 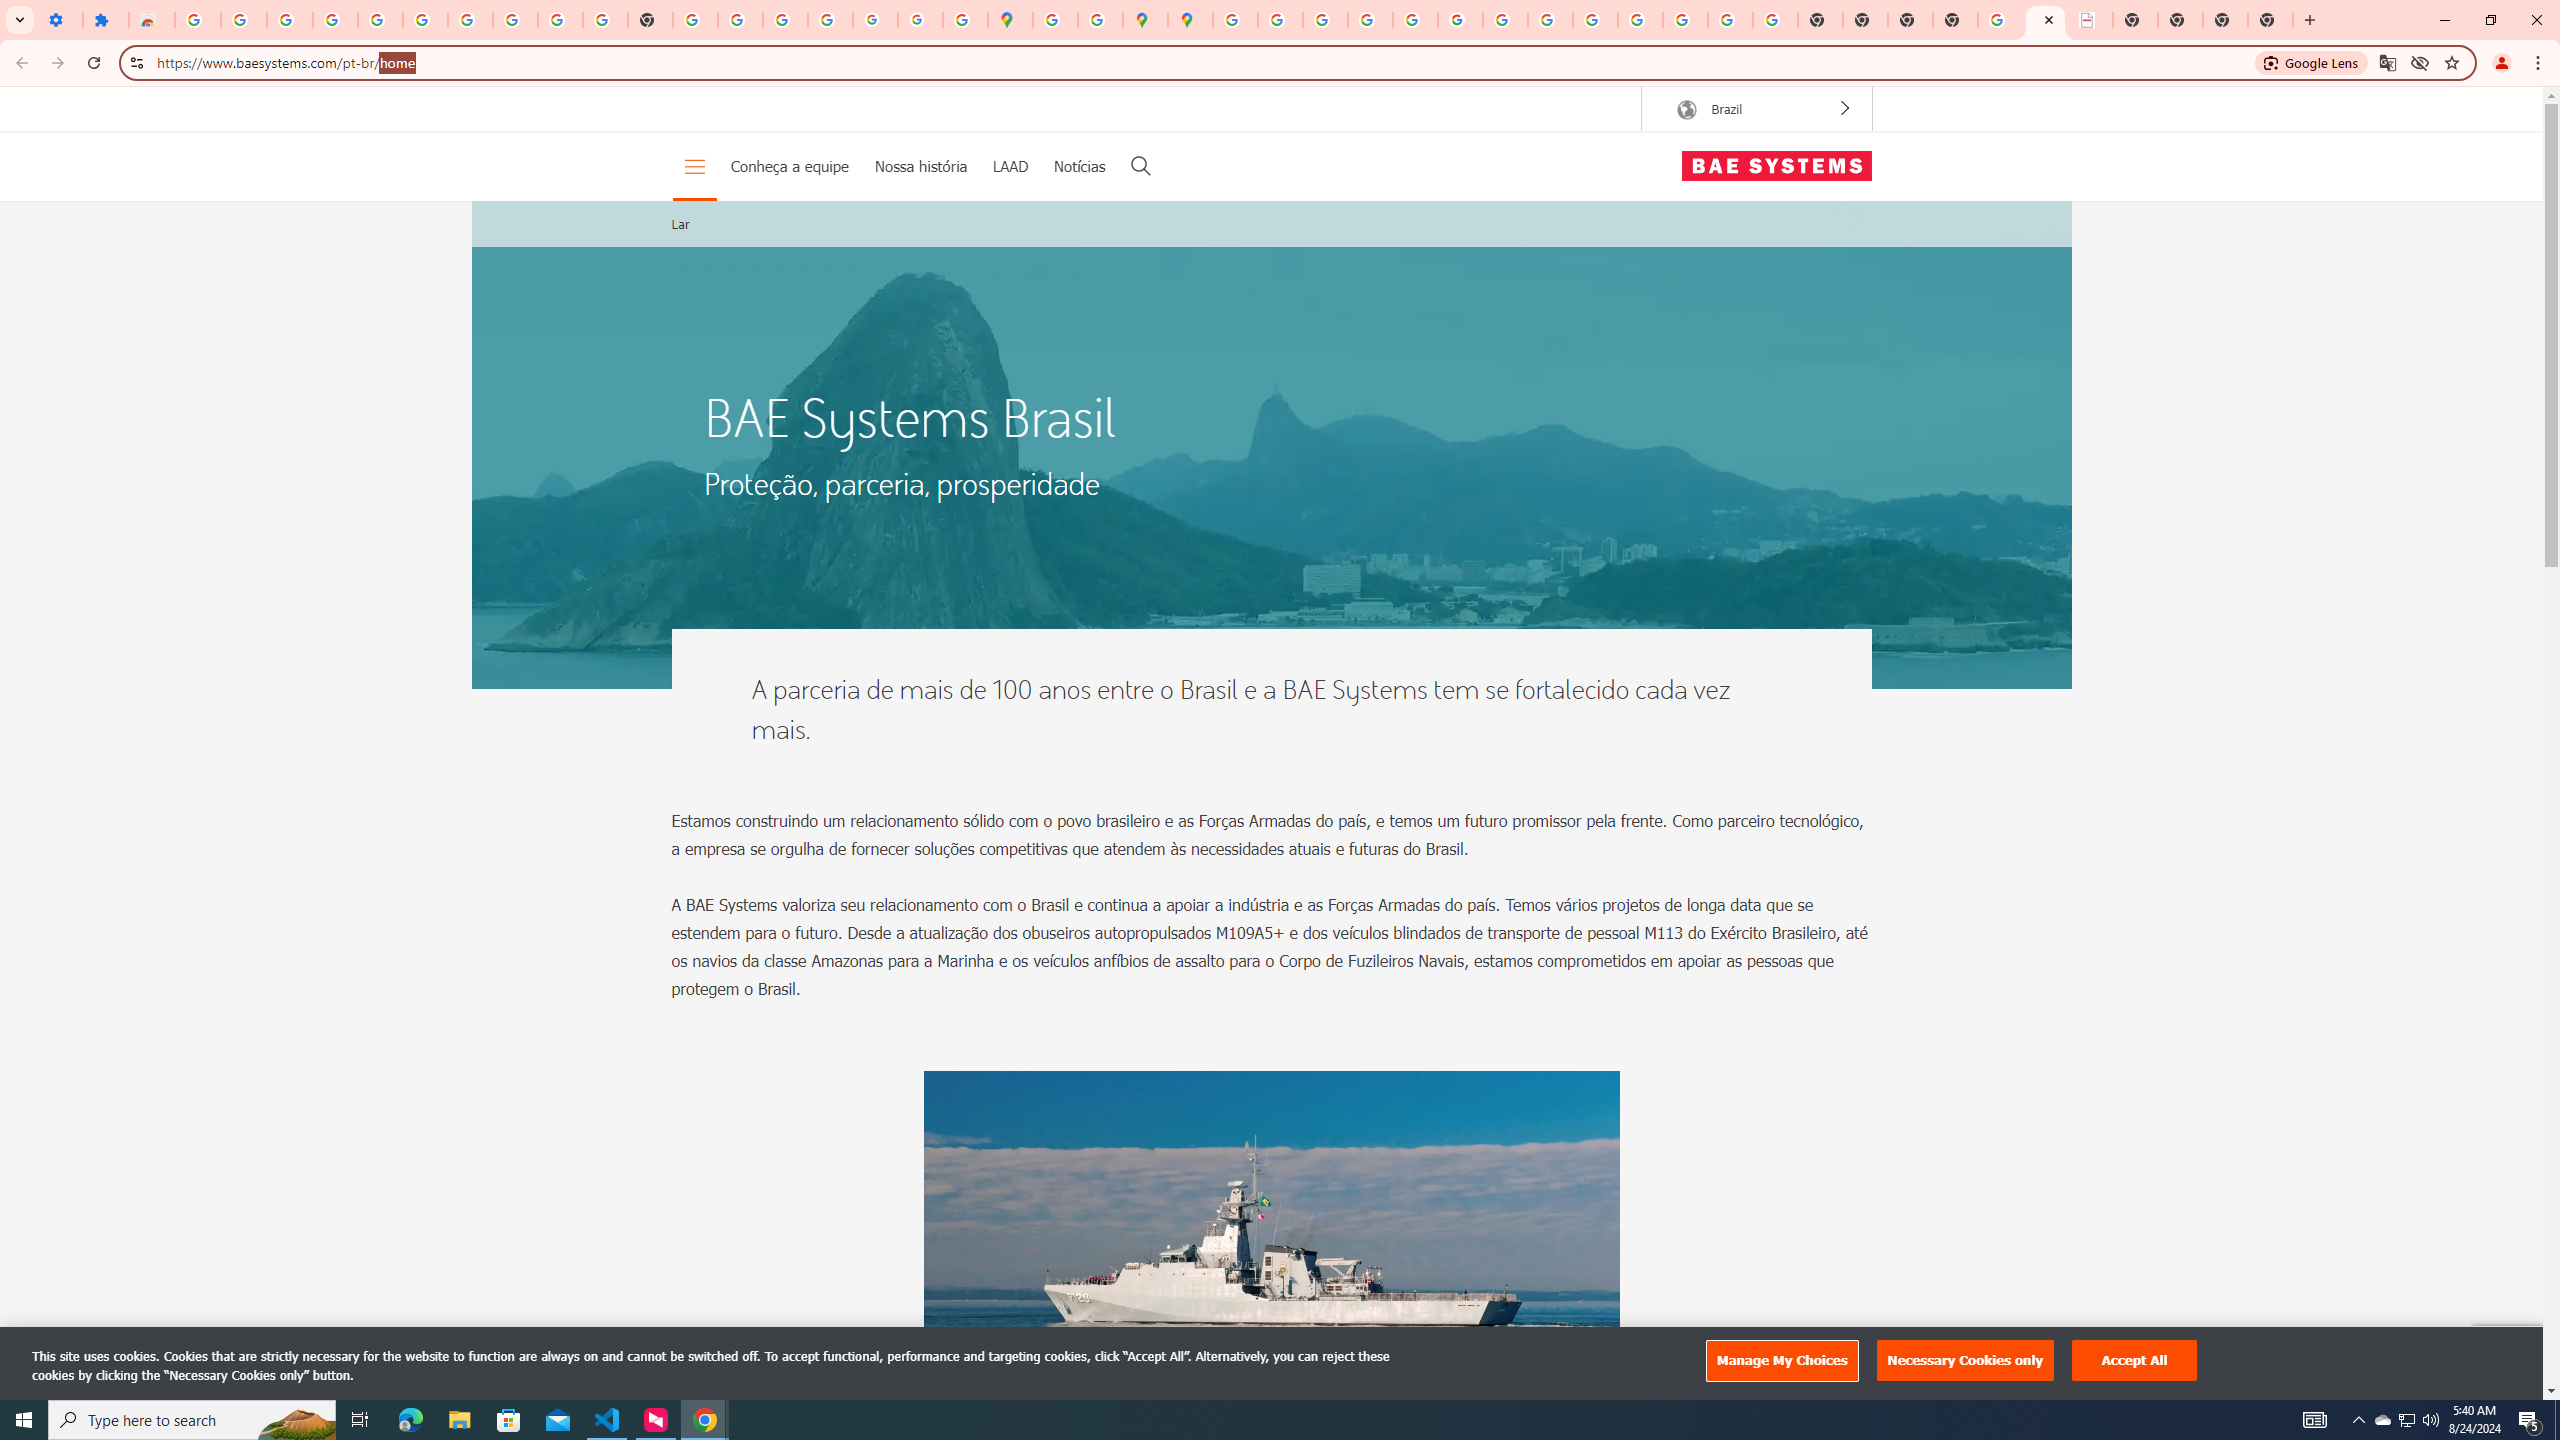 I want to click on 'Delete photos & videos - Computer - Google Photos Help', so click(x=289, y=19).